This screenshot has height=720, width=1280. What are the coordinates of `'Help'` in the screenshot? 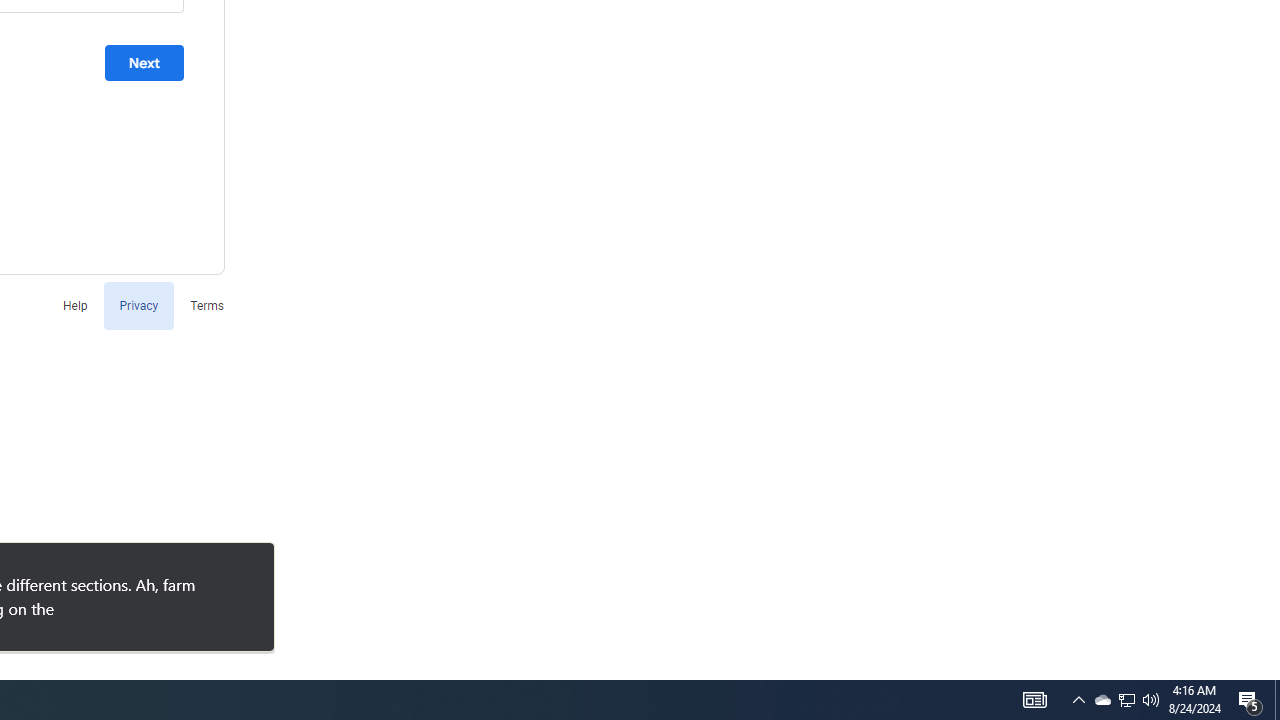 It's located at (74, 305).